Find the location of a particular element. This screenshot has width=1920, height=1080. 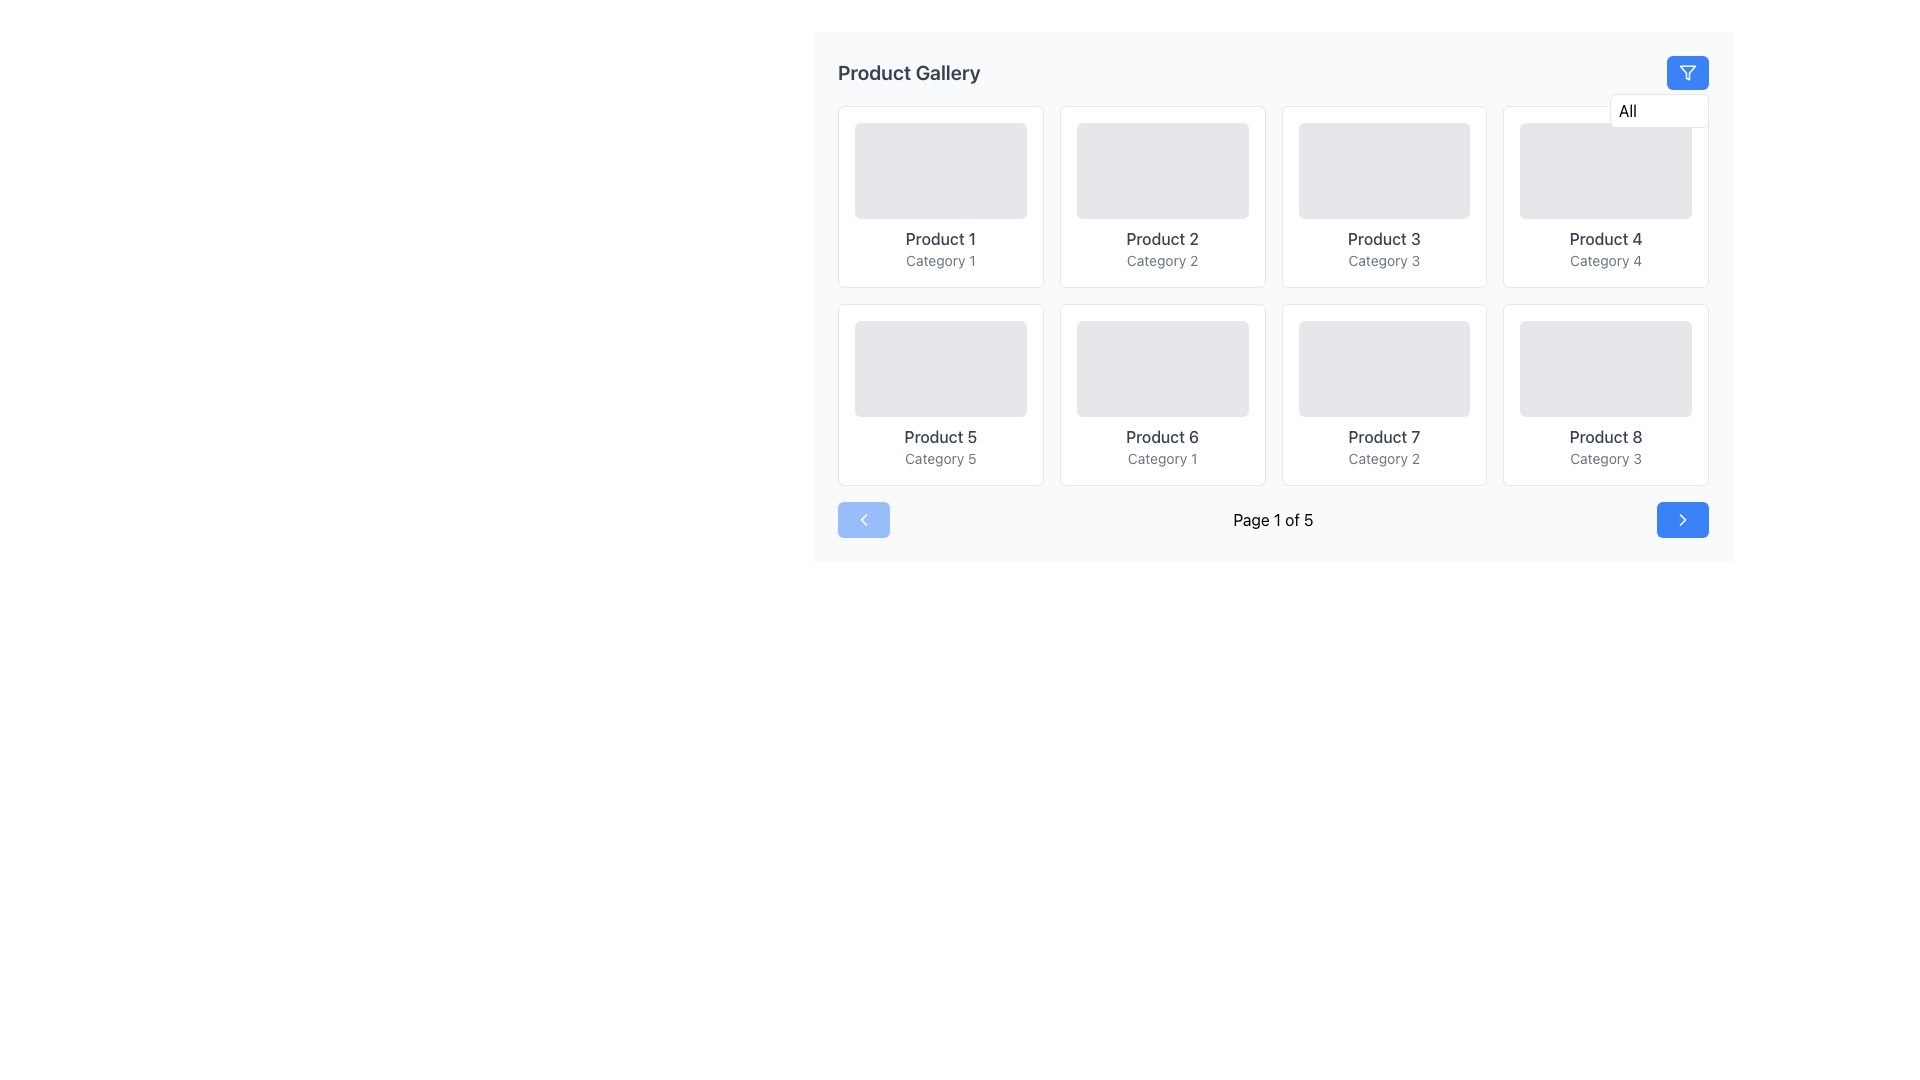

the text label displaying 'Page 1 of 5', which is centered at the bottom of the pagination control for the gallery is located at coordinates (1272, 519).